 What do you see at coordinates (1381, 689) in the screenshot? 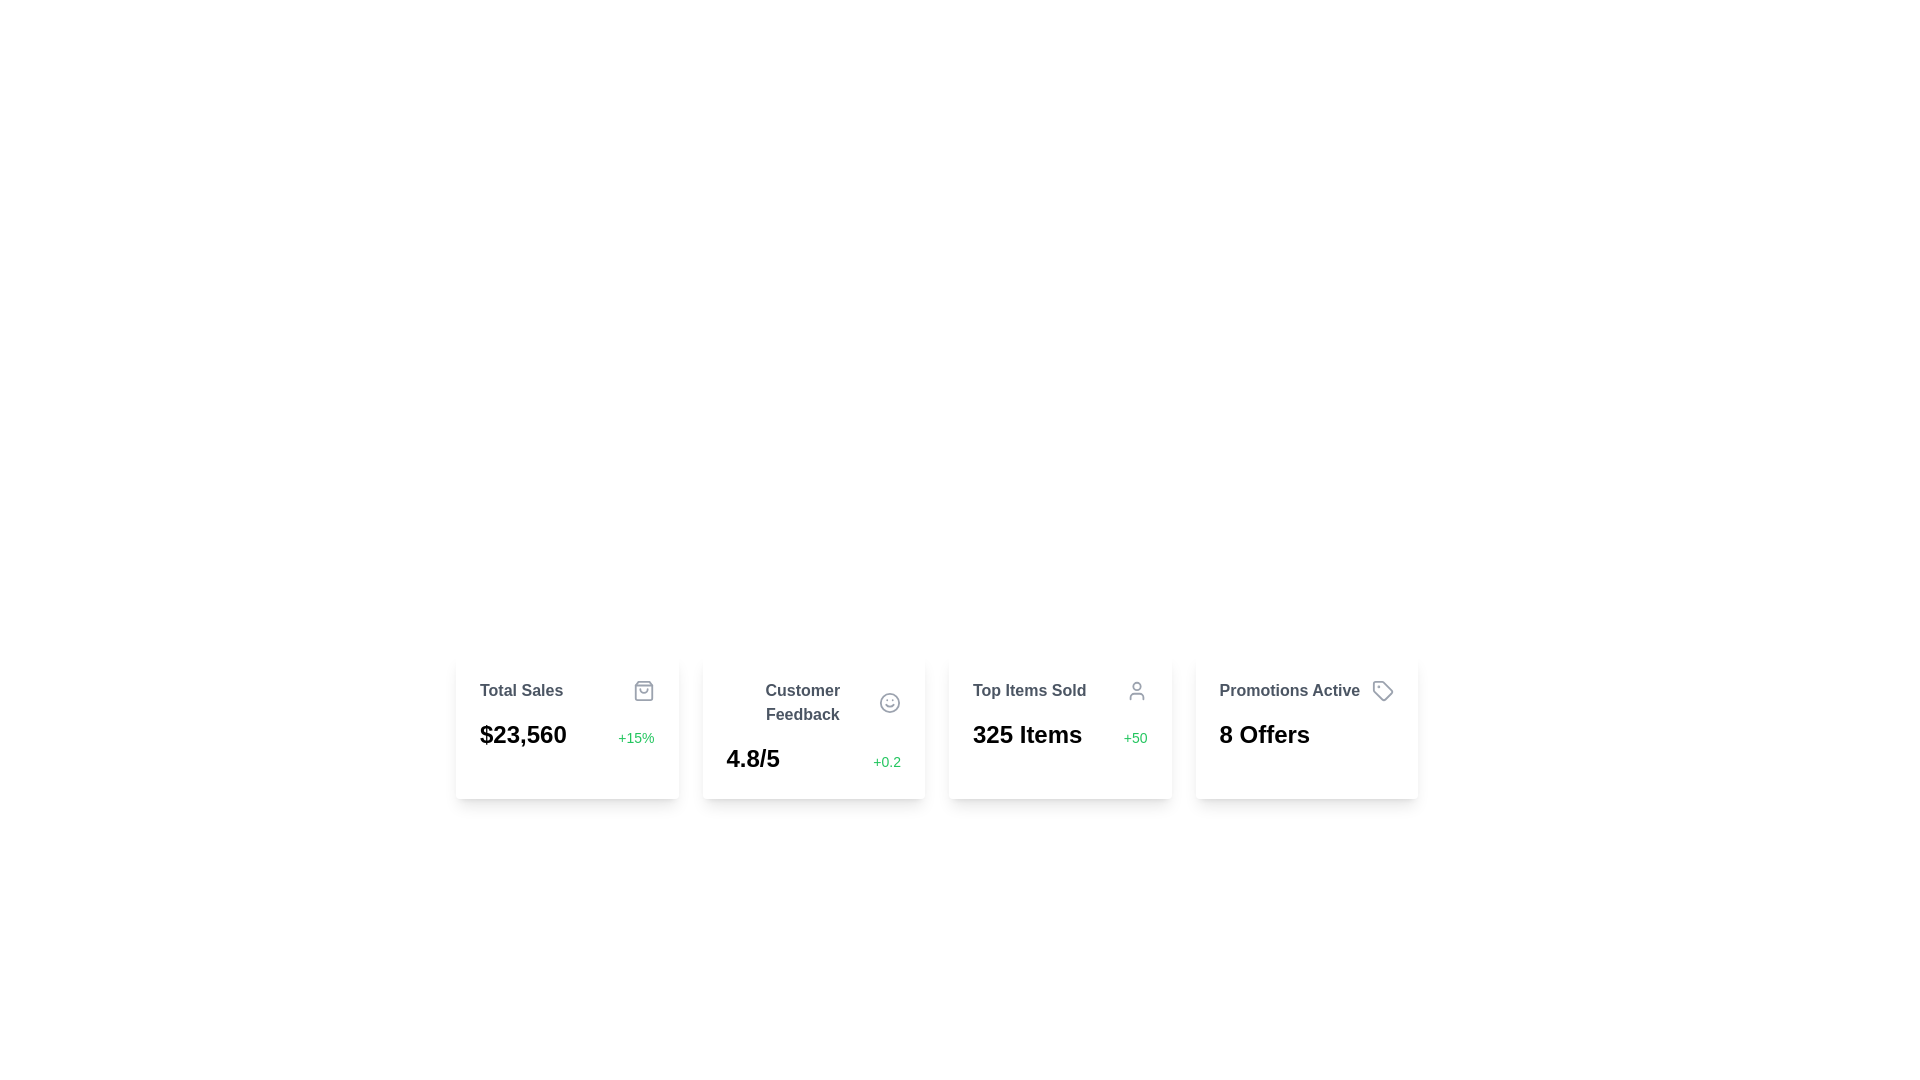
I see `the compact icon resembling a label or tag with a subtle gray outline, positioned at the right edge of the 'Promotions Active' card` at bounding box center [1381, 689].